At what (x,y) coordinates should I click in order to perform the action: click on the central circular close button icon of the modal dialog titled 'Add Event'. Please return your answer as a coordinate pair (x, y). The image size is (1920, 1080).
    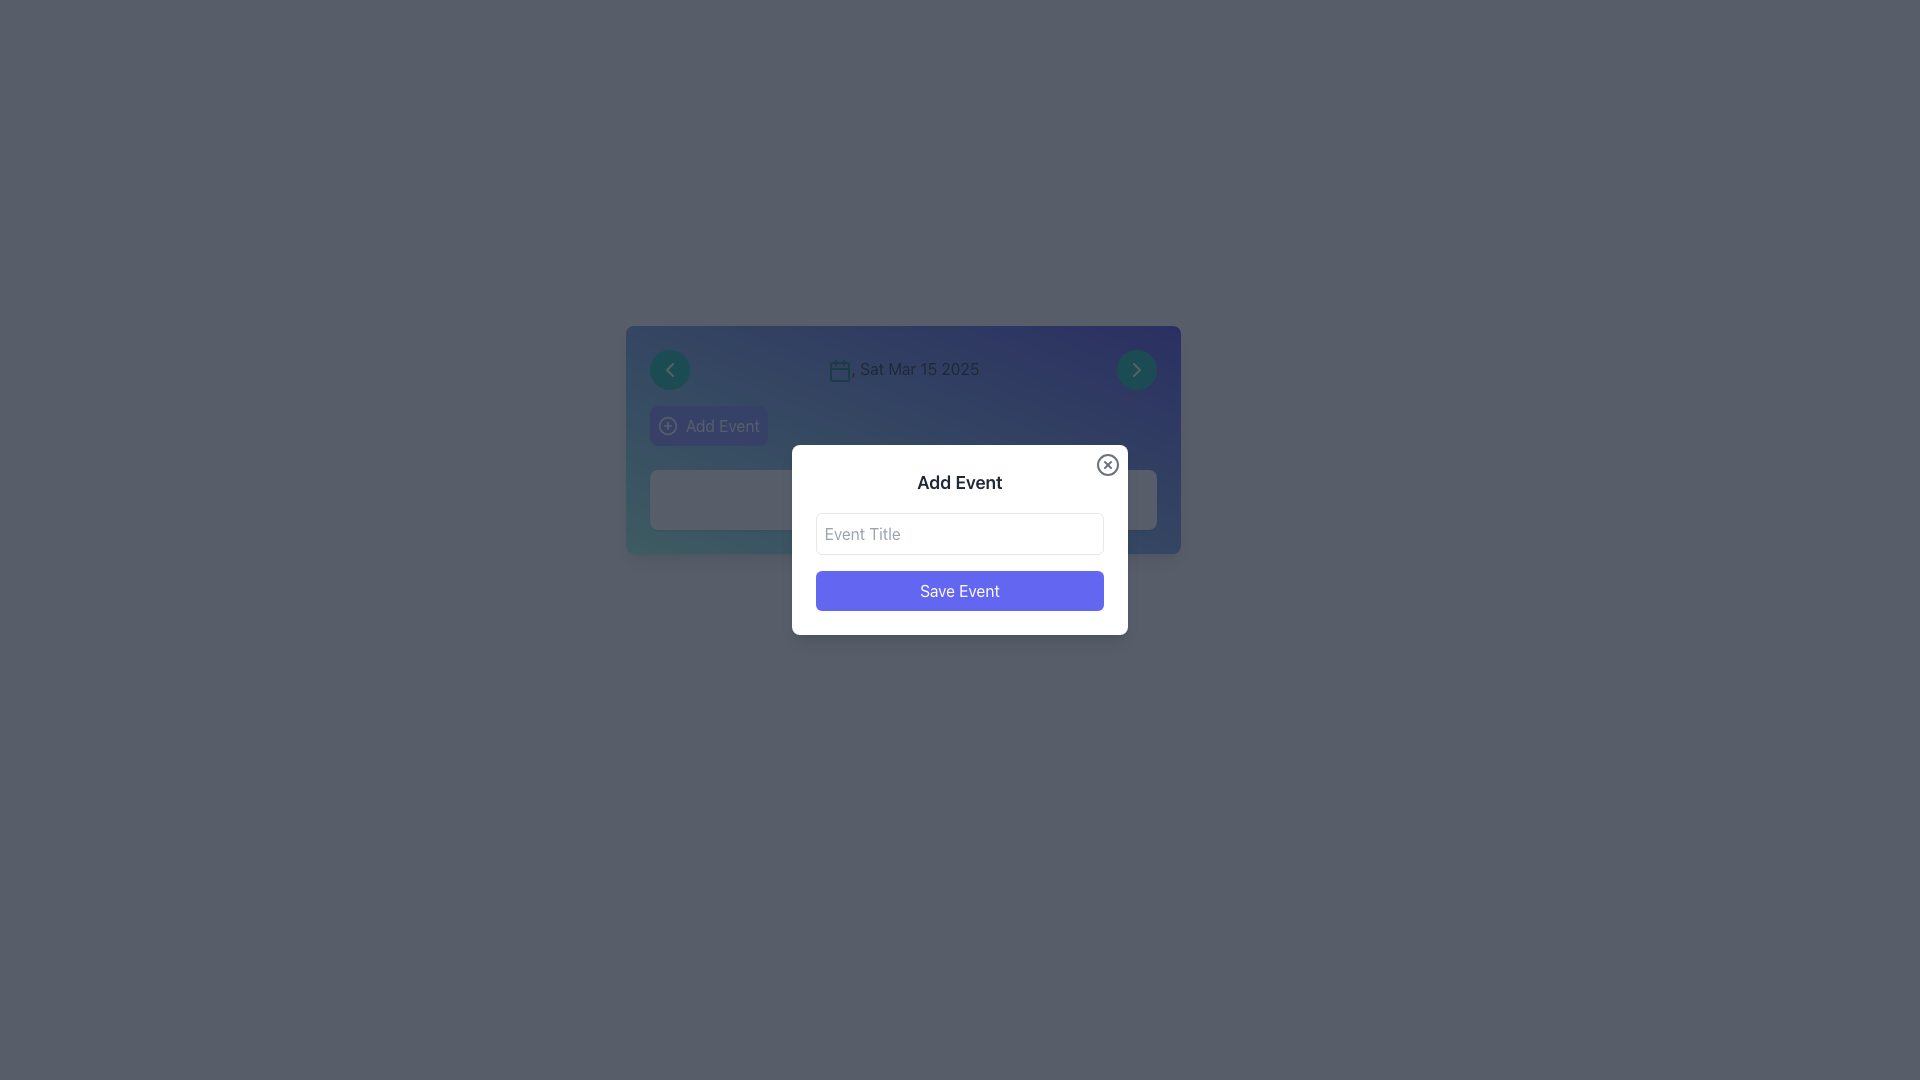
    Looking at the image, I should click on (1107, 465).